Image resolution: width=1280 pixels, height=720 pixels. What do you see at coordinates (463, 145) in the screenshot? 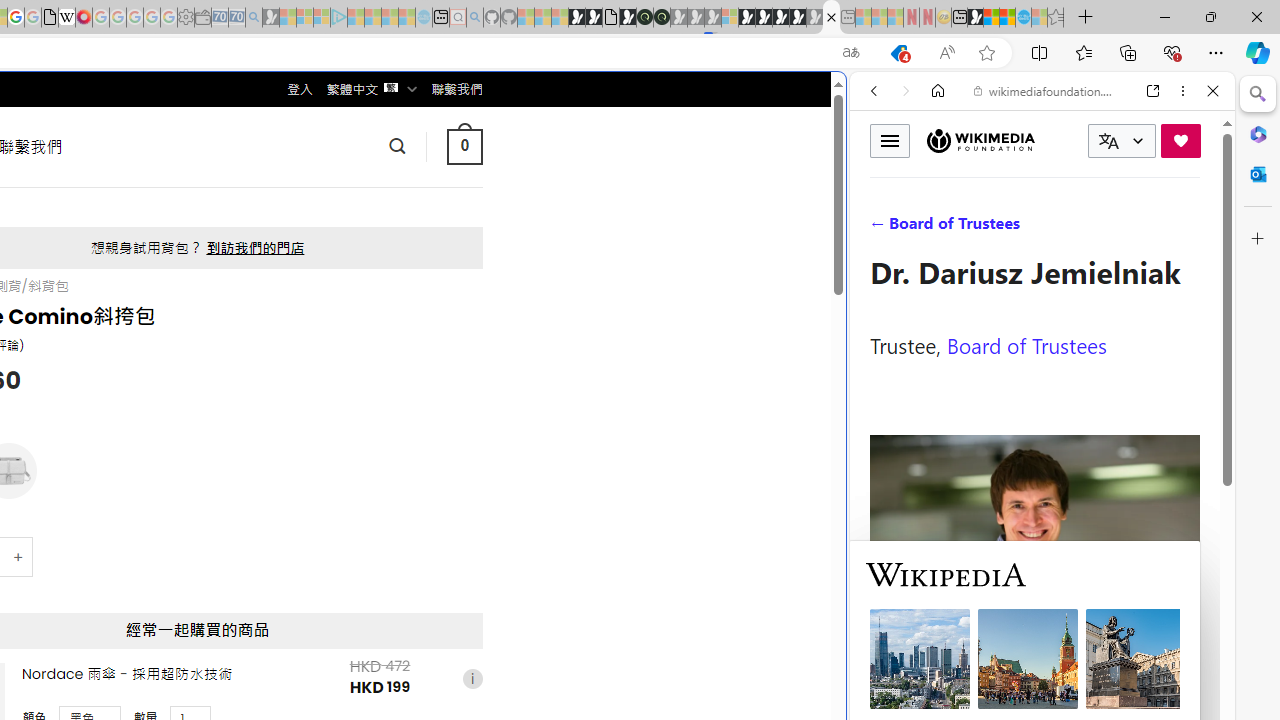
I see `'  0  '` at bounding box center [463, 145].